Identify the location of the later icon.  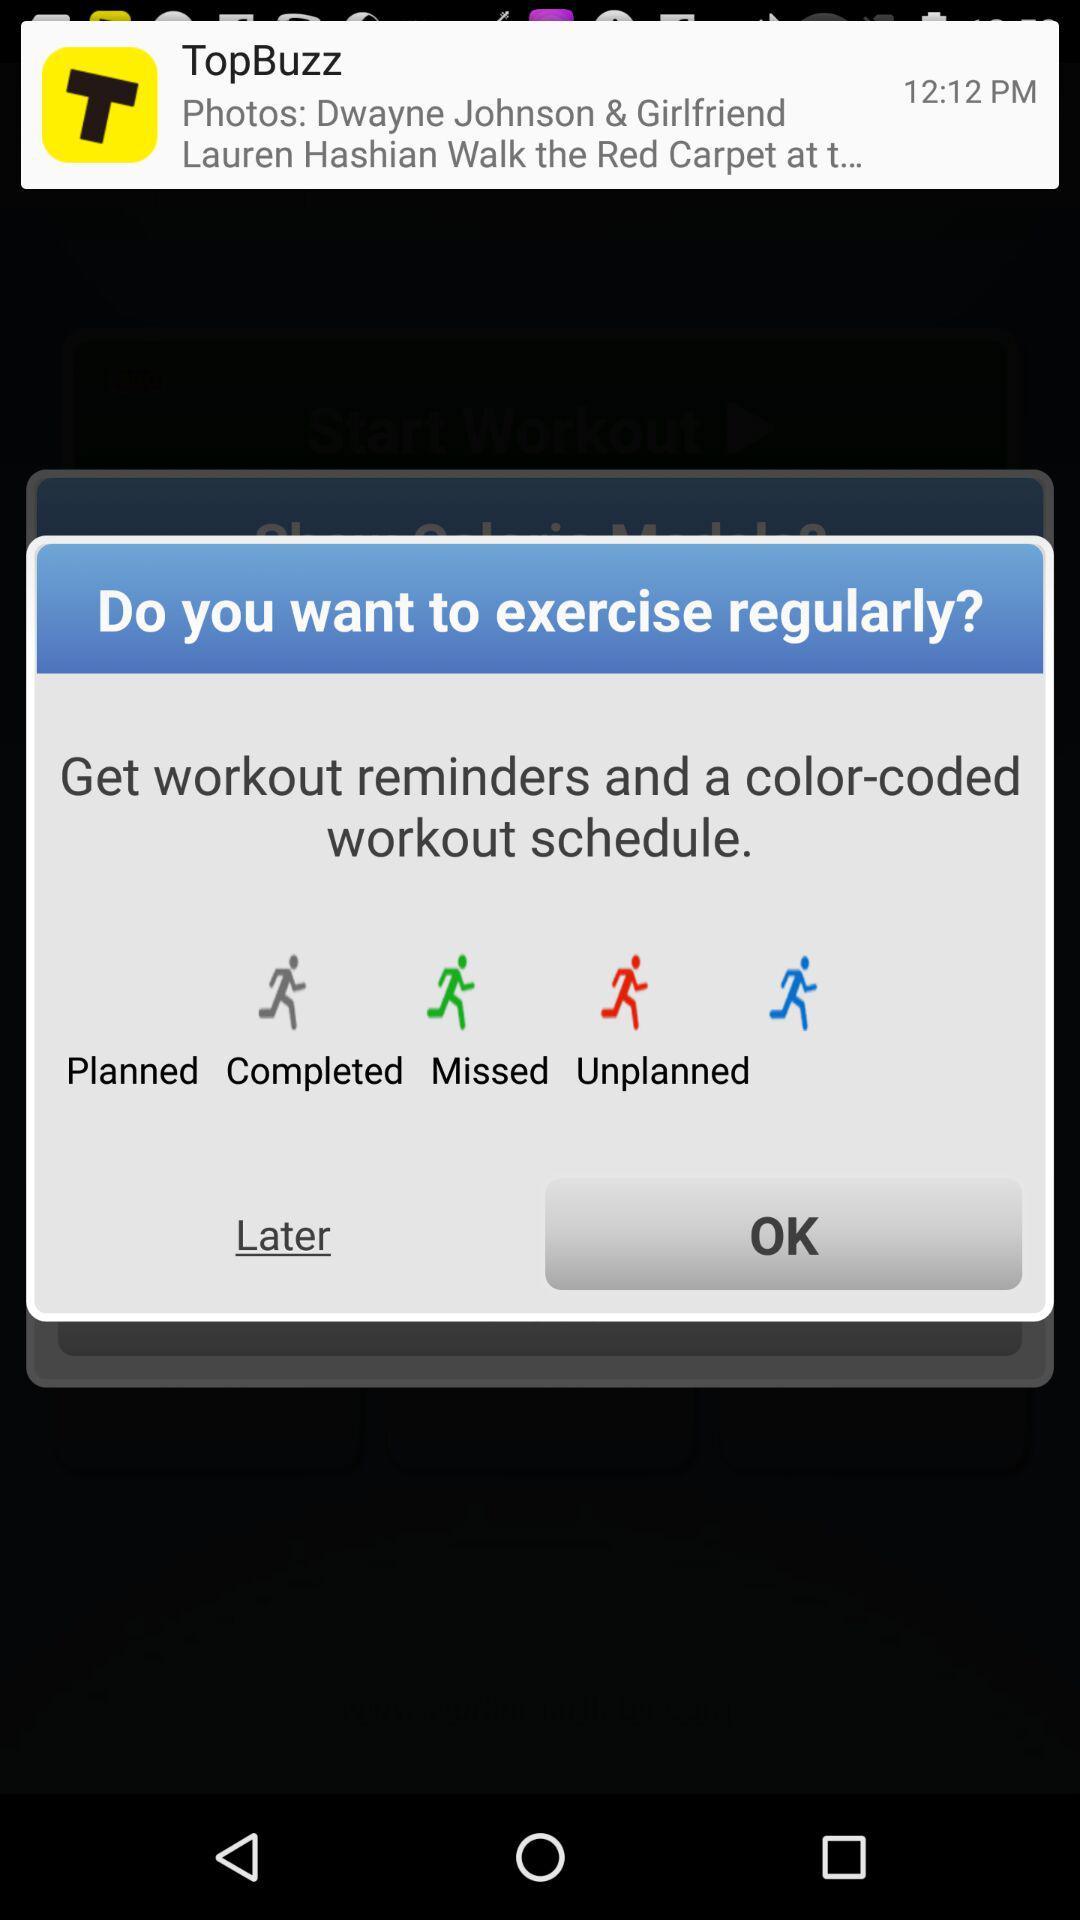
(283, 1233).